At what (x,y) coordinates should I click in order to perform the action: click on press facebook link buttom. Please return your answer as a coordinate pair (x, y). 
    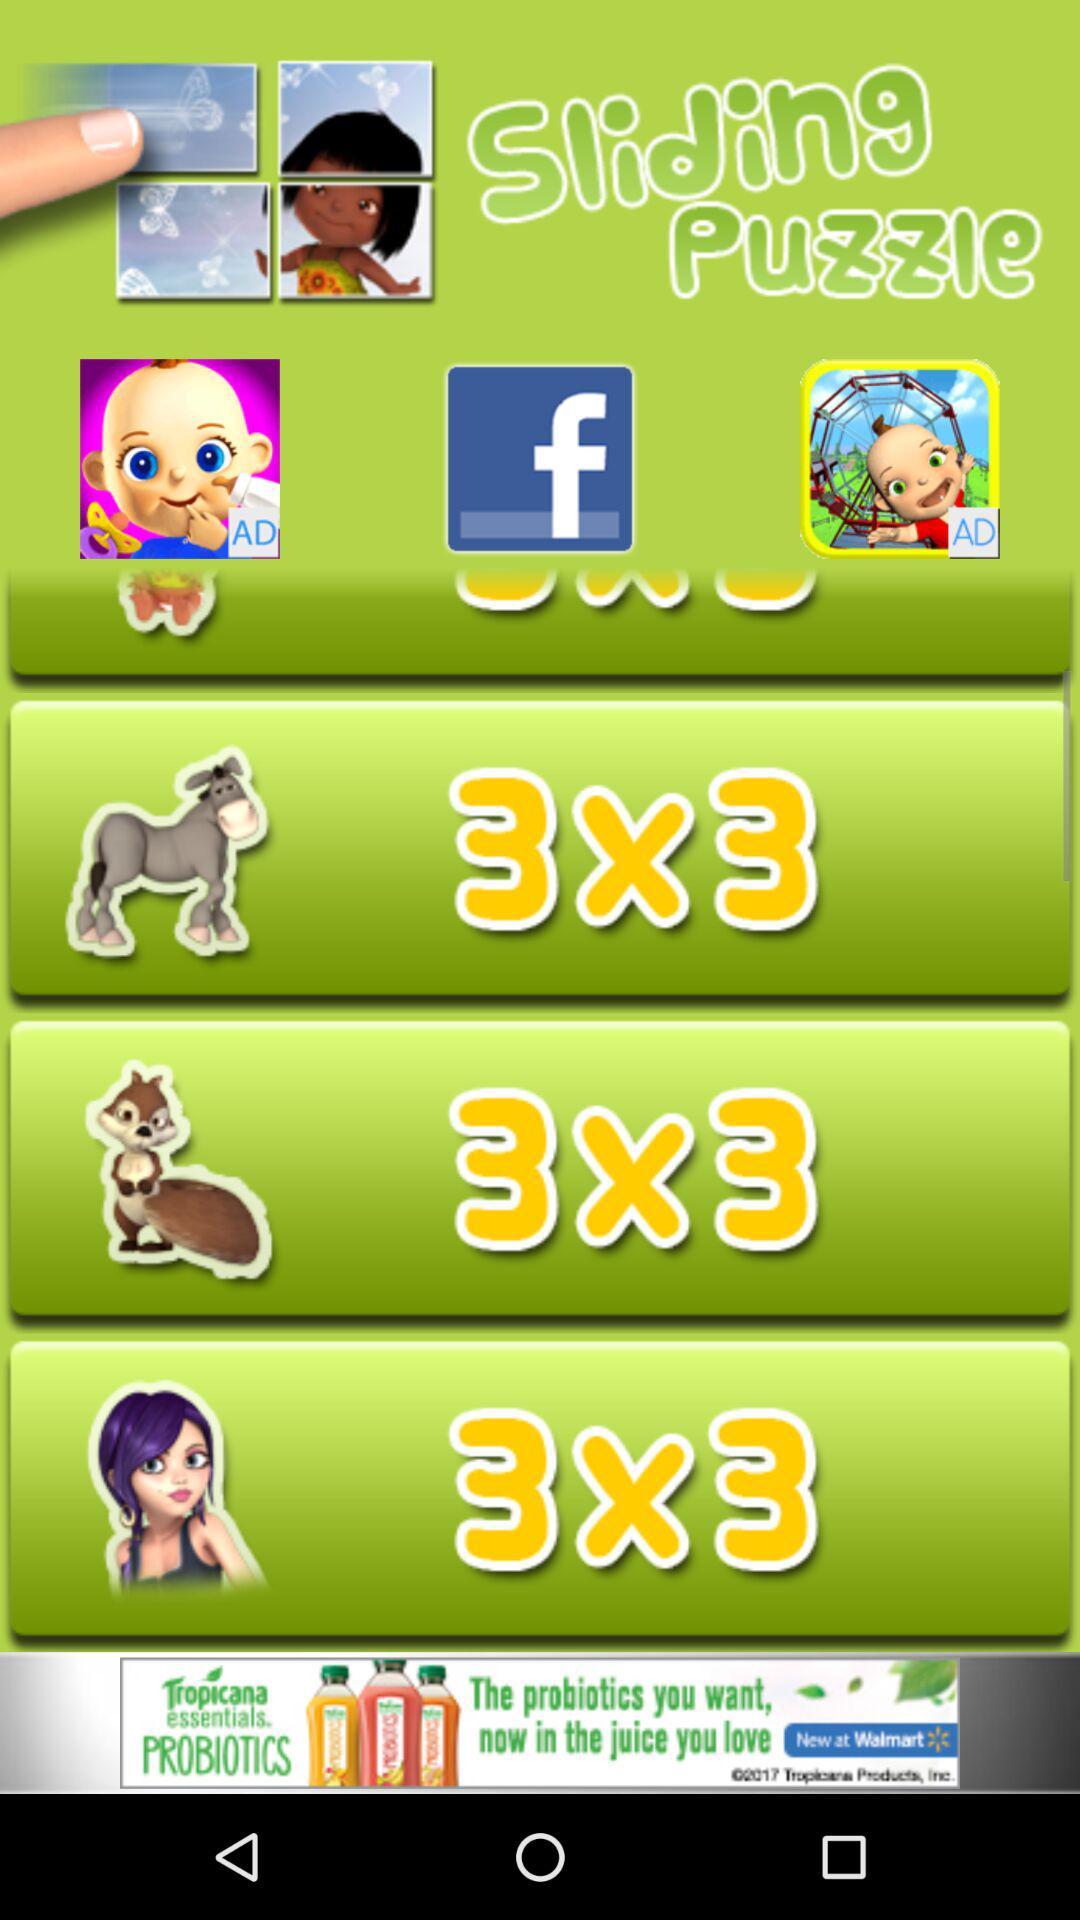
    Looking at the image, I should click on (540, 458).